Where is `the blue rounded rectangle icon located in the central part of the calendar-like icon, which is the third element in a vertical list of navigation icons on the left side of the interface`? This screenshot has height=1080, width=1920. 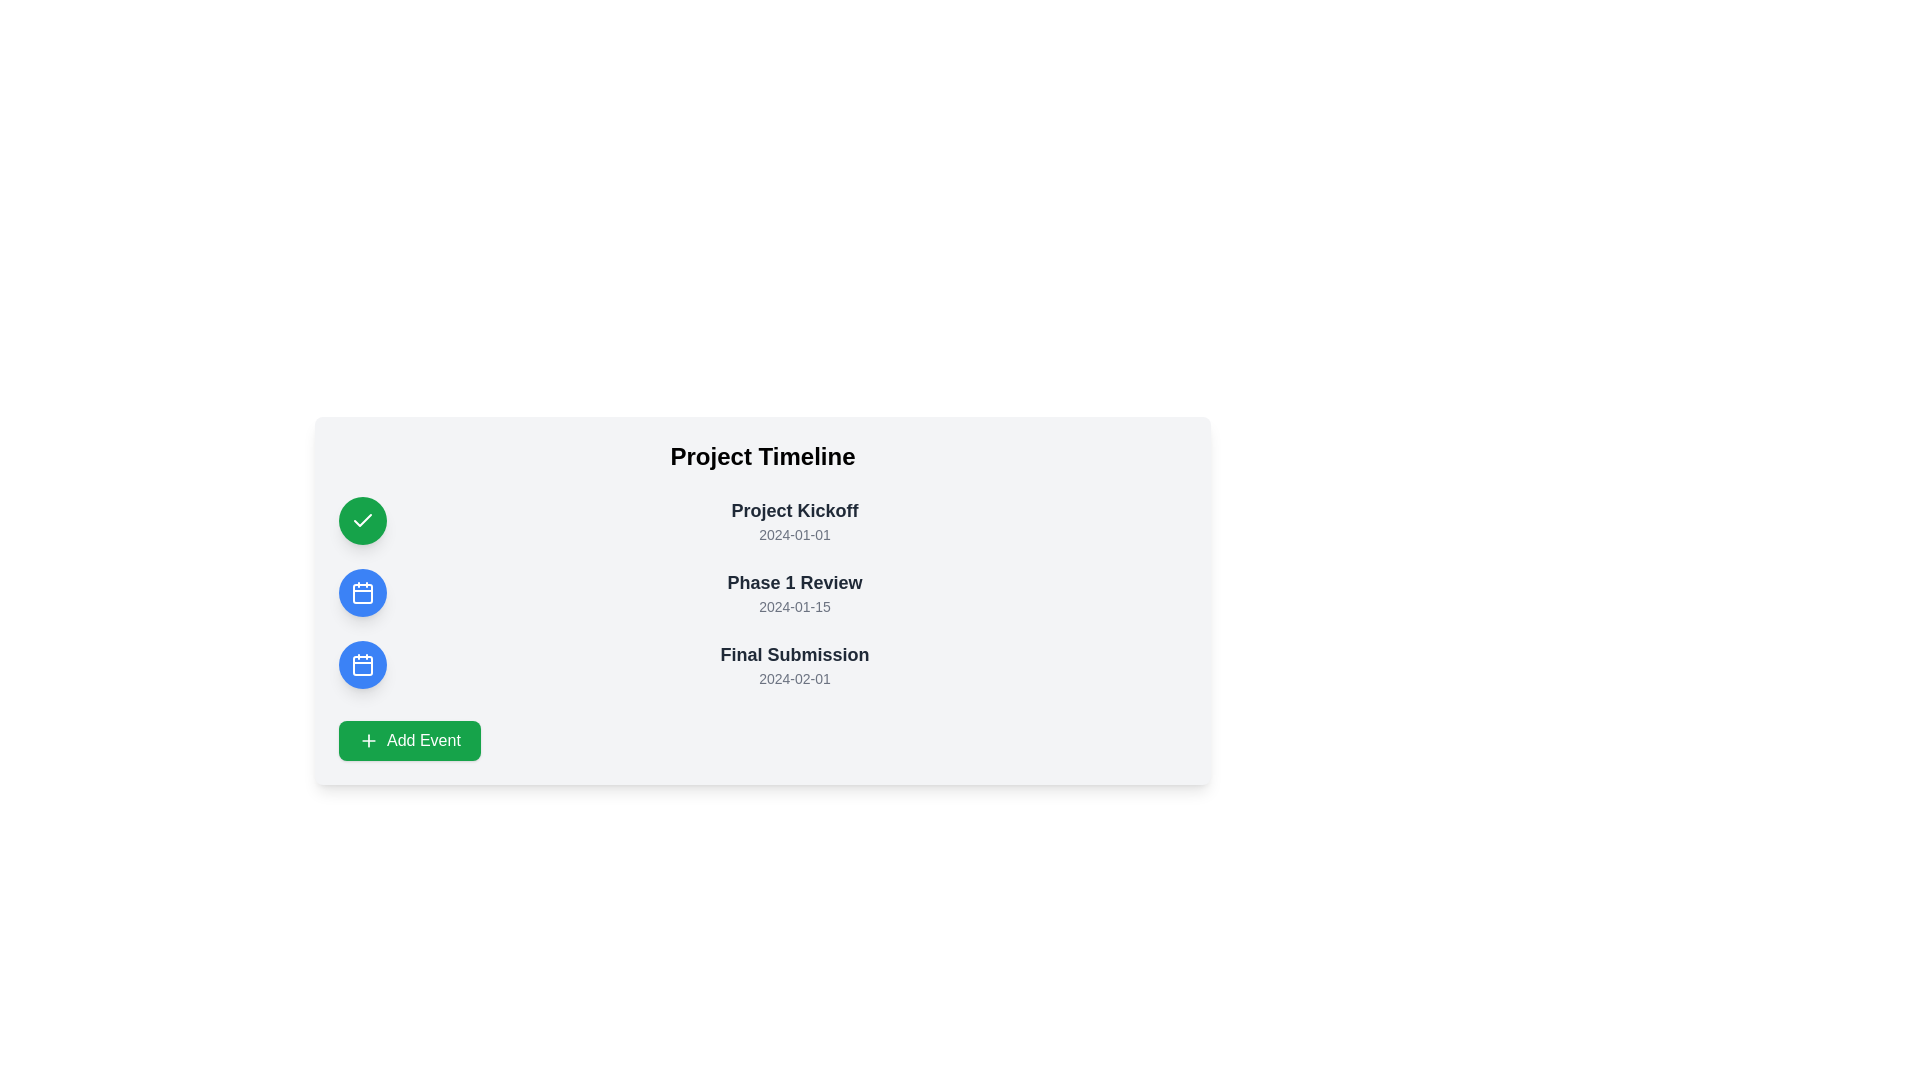
the blue rounded rectangle icon located in the central part of the calendar-like icon, which is the third element in a vertical list of navigation icons on the left side of the interface is located at coordinates (363, 666).